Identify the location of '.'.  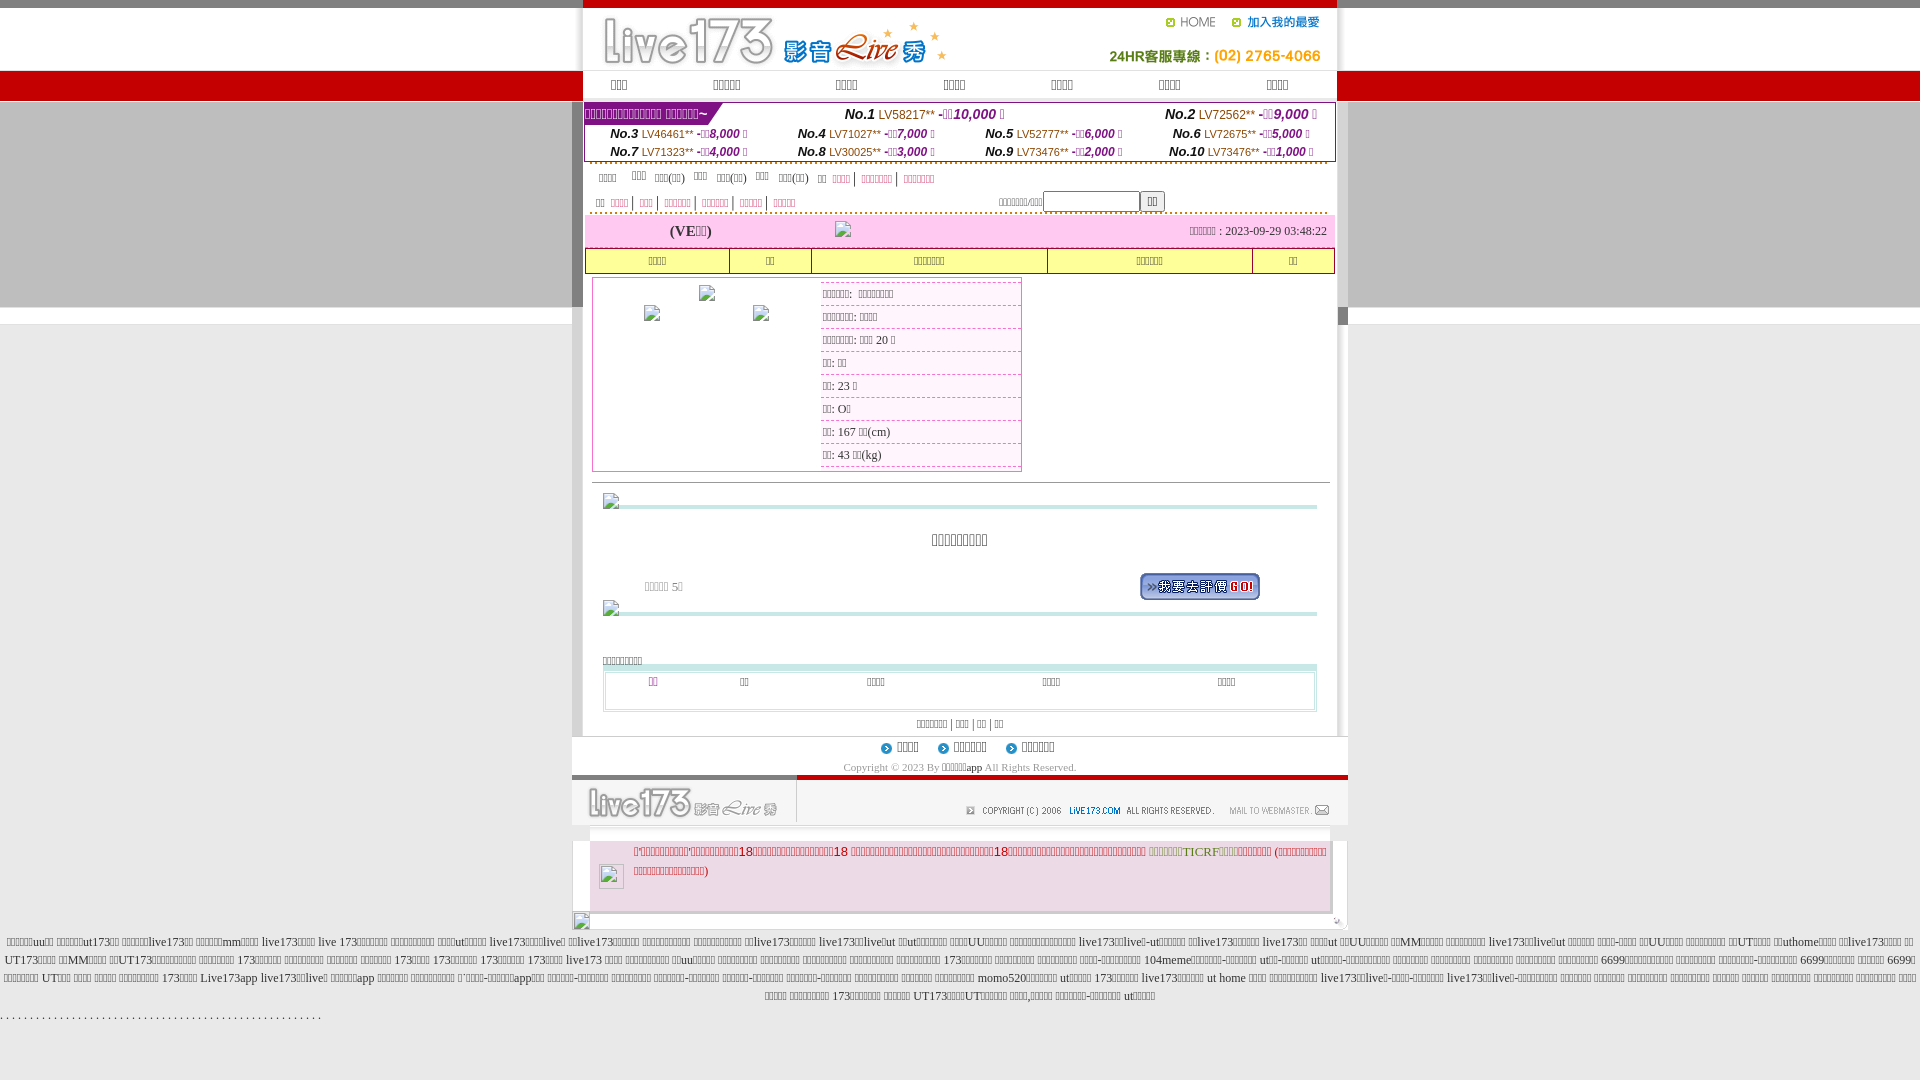
(131, 1014).